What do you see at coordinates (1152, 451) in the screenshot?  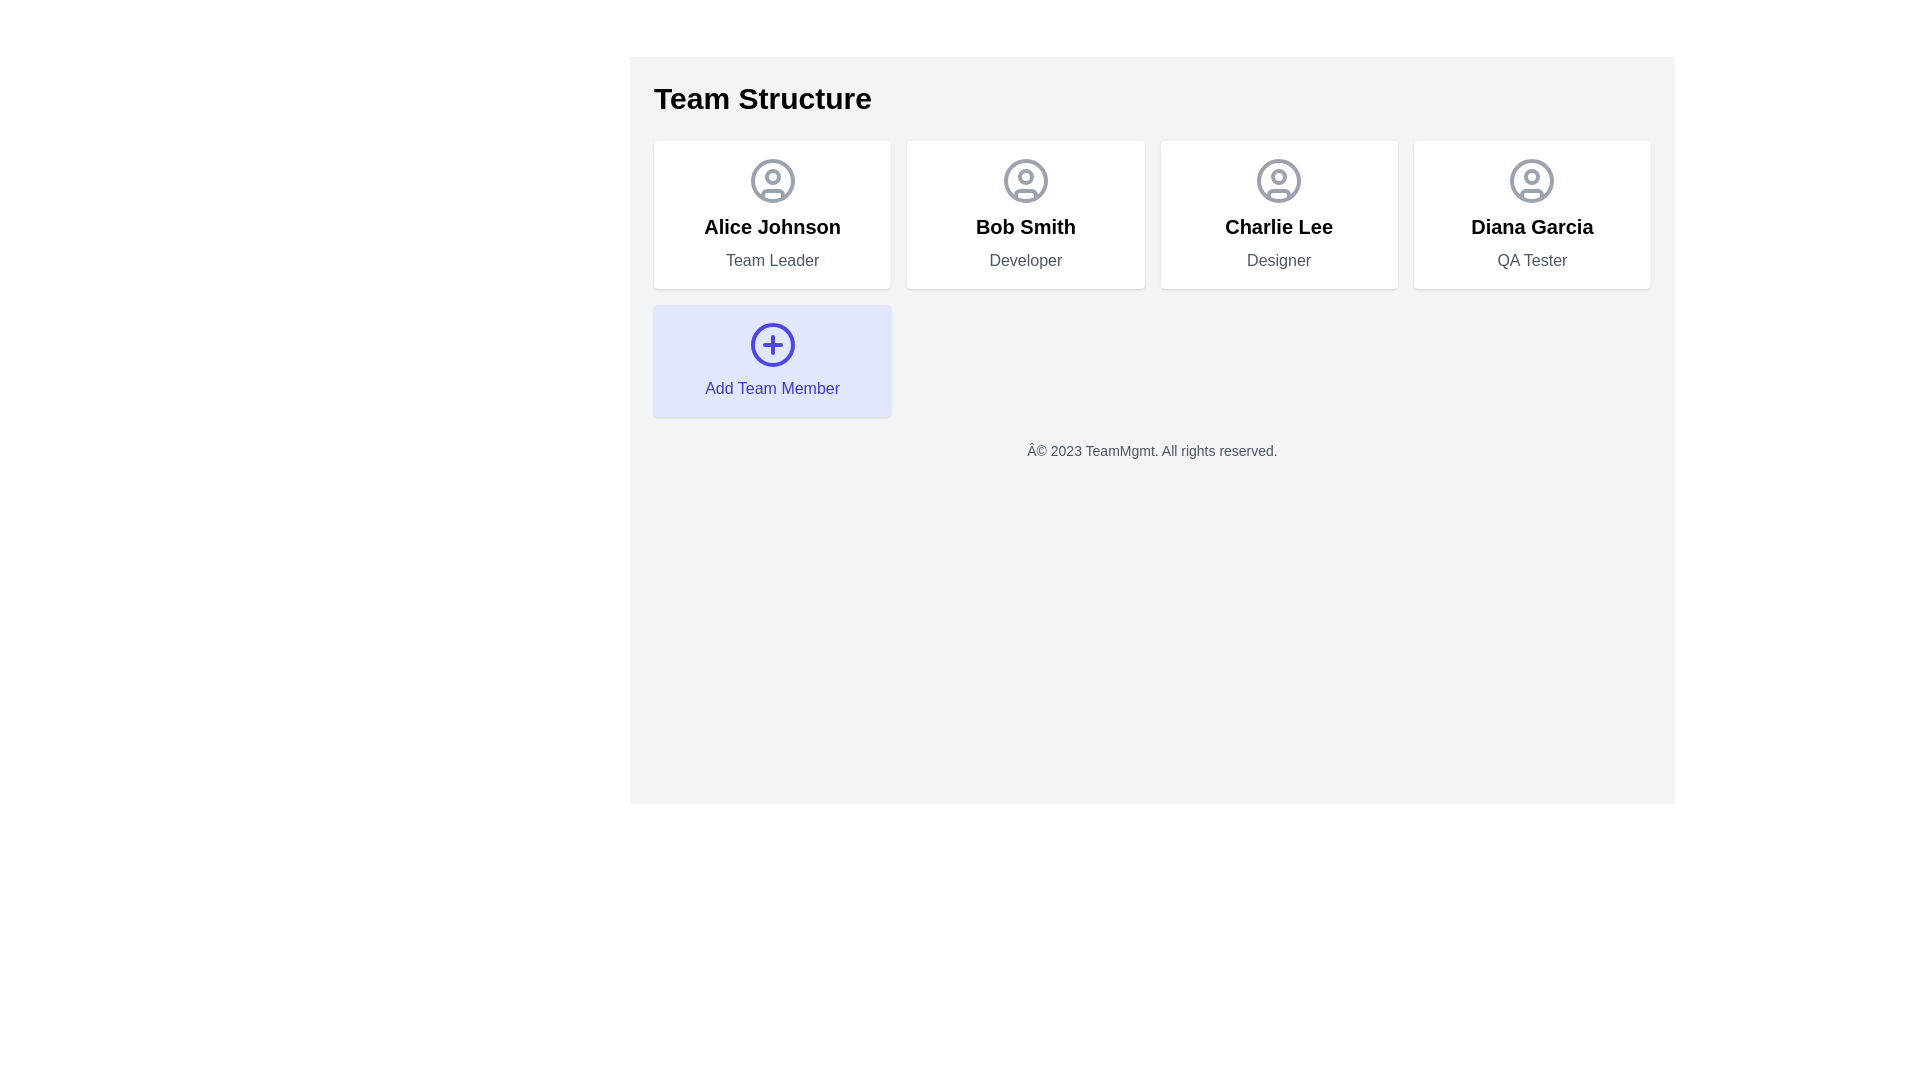 I see `the footer notice providing copyright and ownership information, which is located at the bottom-center of the page, directly below the 'Add Team Member' button` at bounding box center [1152, 451].